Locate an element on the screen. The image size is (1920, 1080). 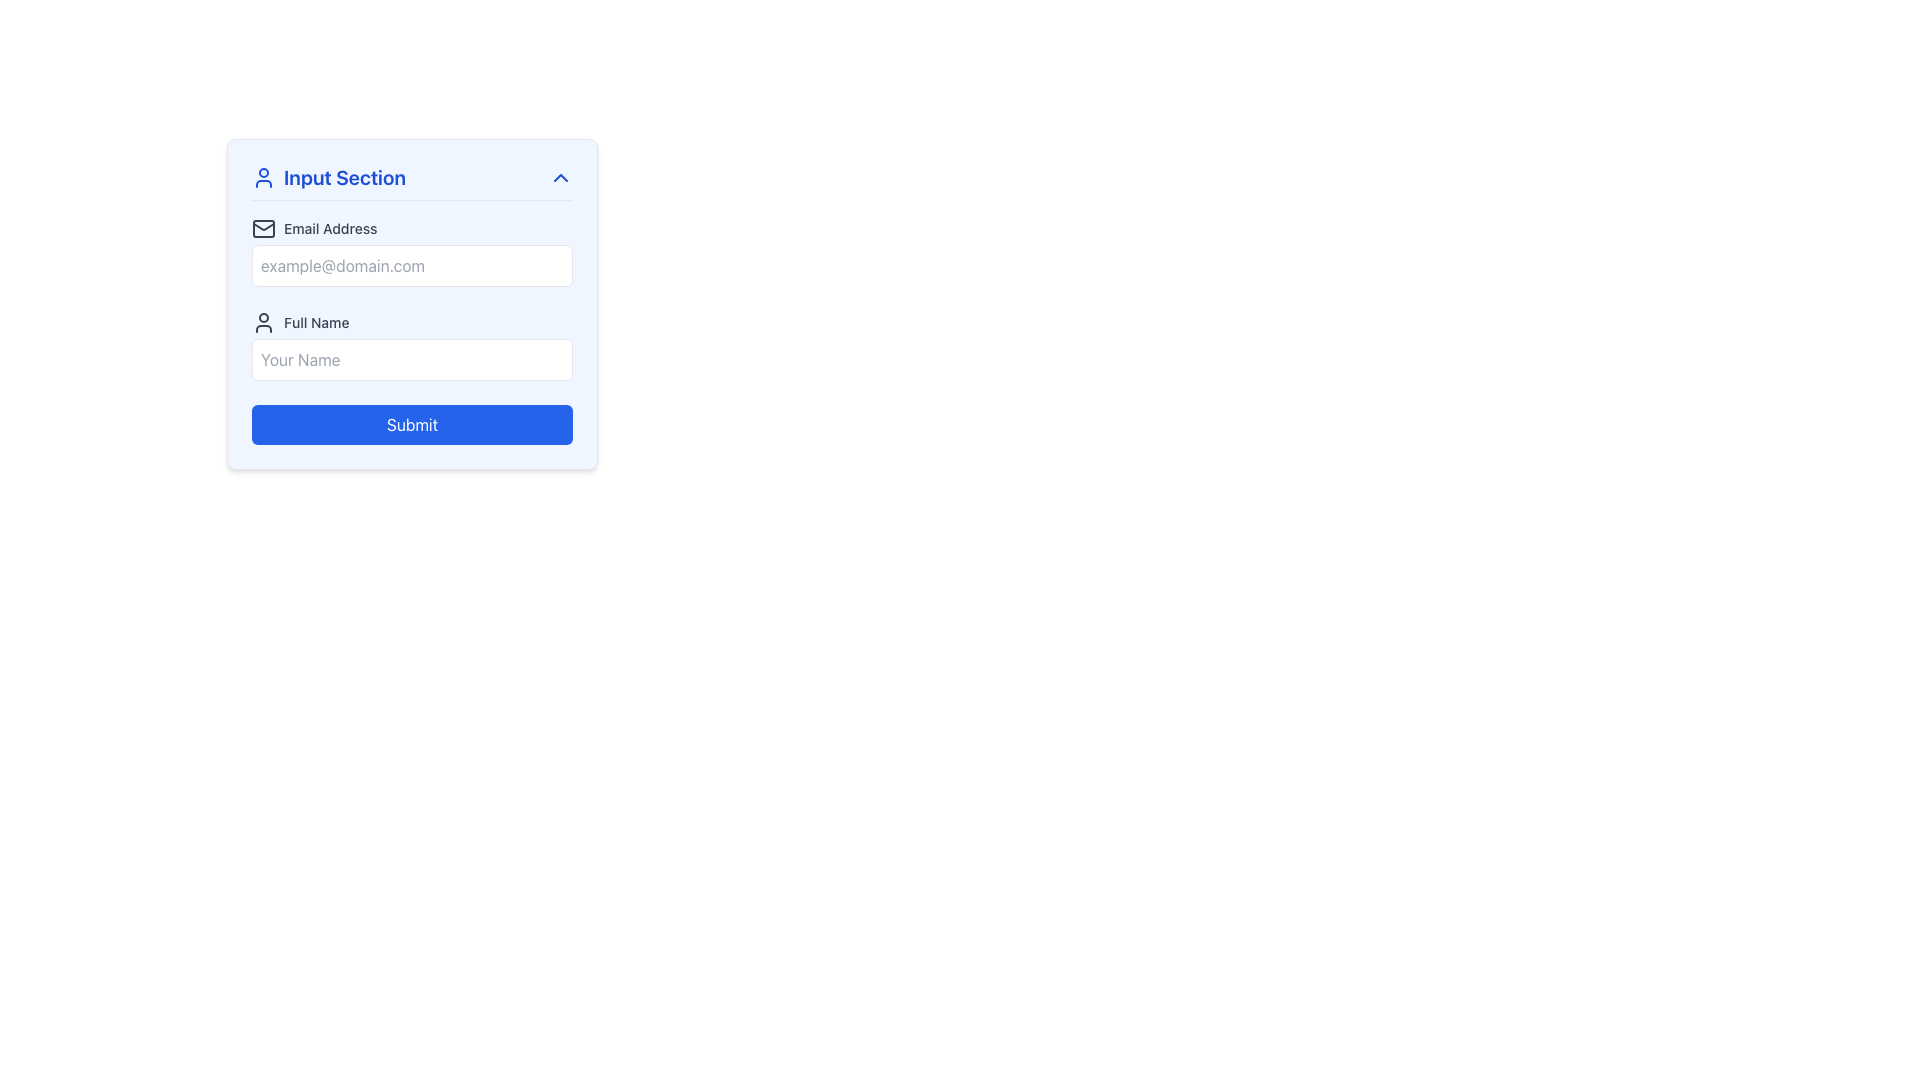
the email functionality icon located in the 'Input Section', aligned to the left of the 'Email Address' label is located at coordinates (263, 227).